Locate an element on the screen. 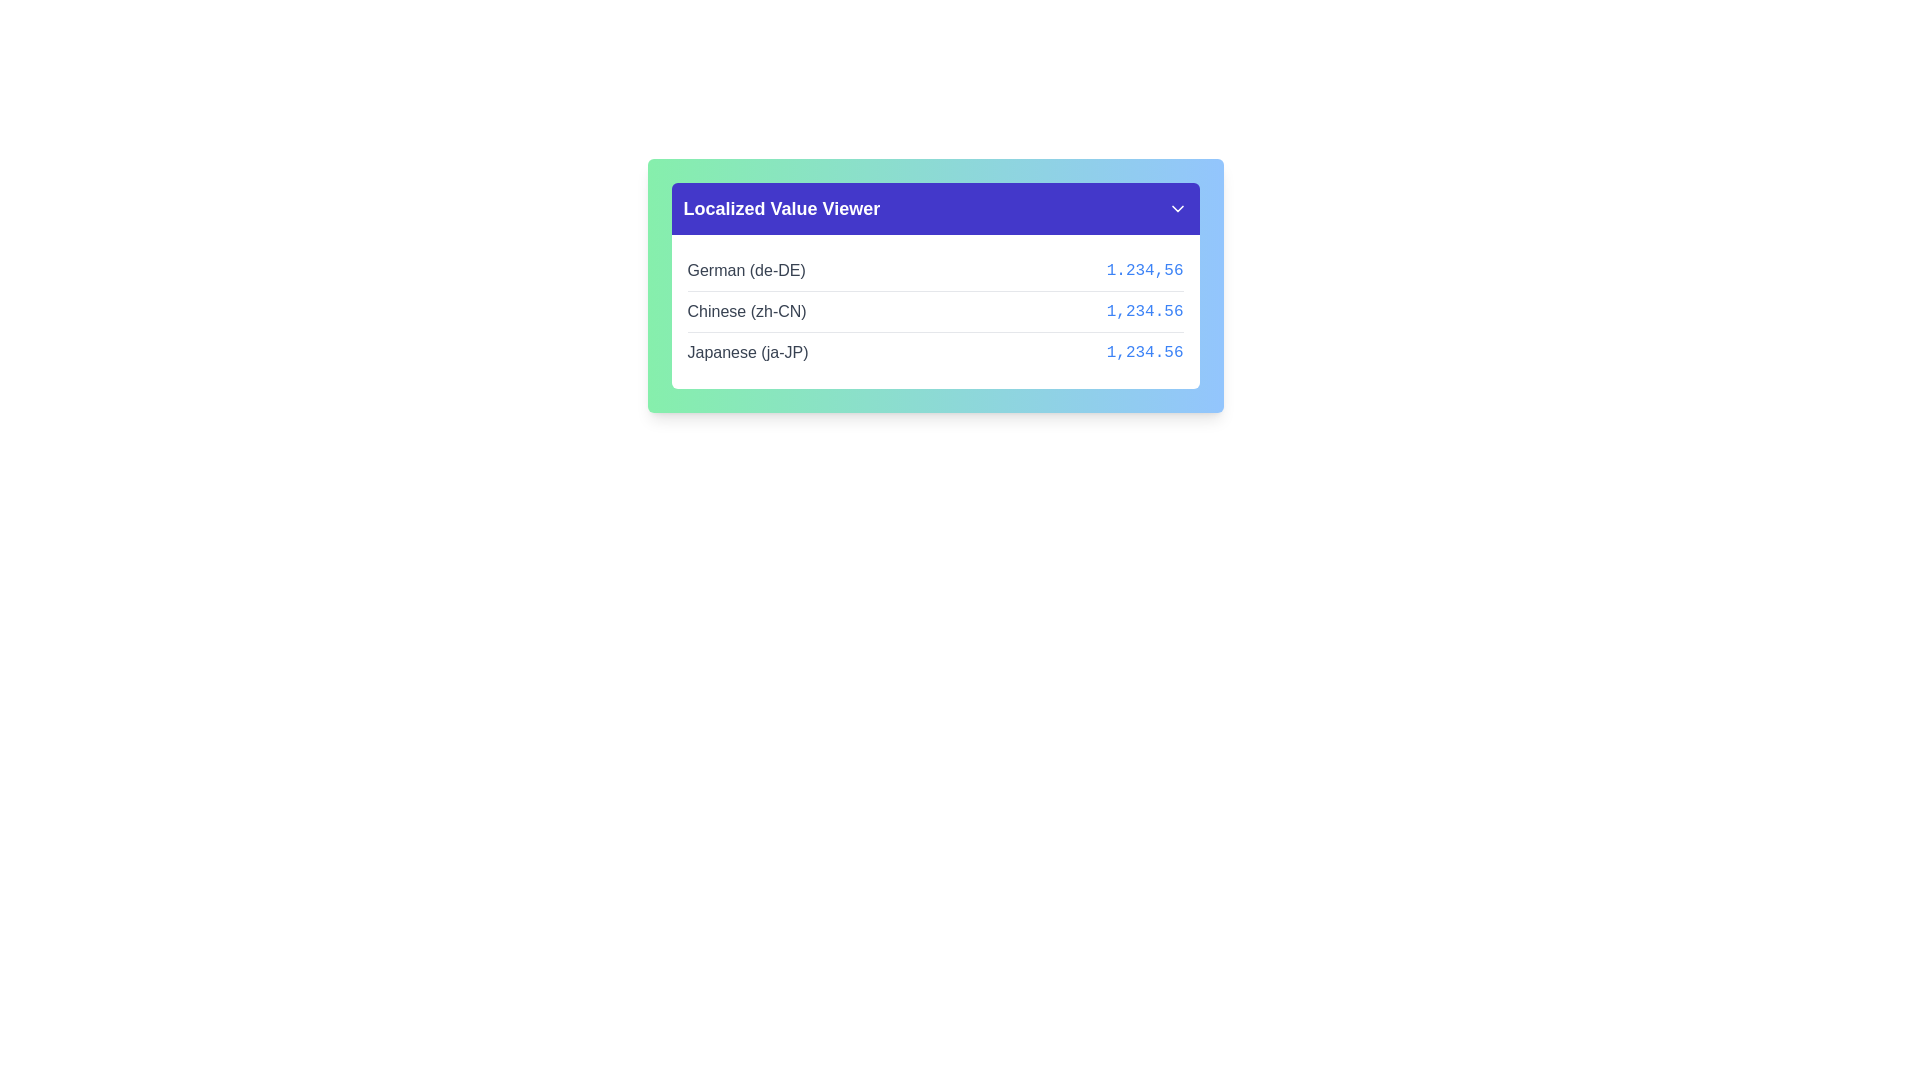 The height and width of the screenshot is (1080, 1920). numeric value '1,234.56' displayed in blue monospaced font to the right of 'Chinese (zh-CN)' is located at coordinates (1145, 312).